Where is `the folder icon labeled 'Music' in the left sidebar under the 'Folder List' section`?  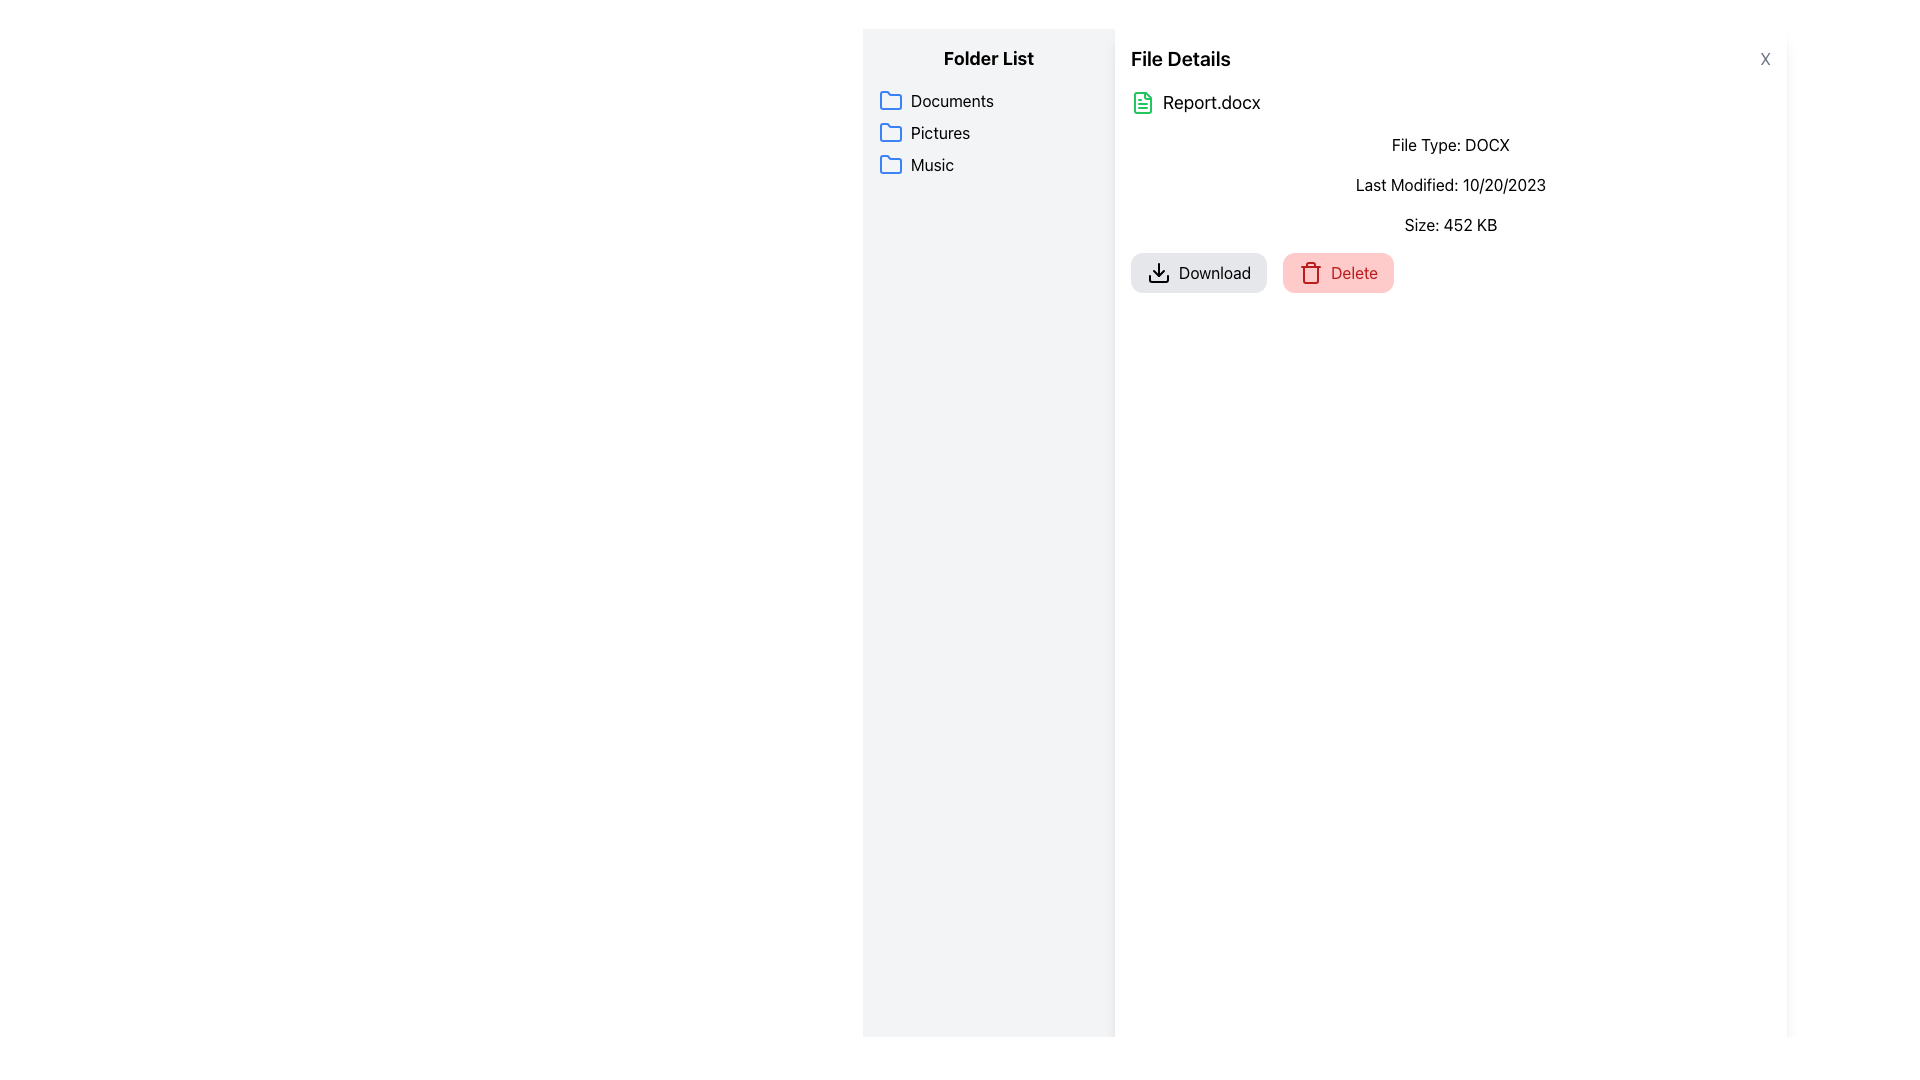 the folder icon labeled 'Music' in the left sidebar under the 'Folder List' section is located at coordinates (890, 163).